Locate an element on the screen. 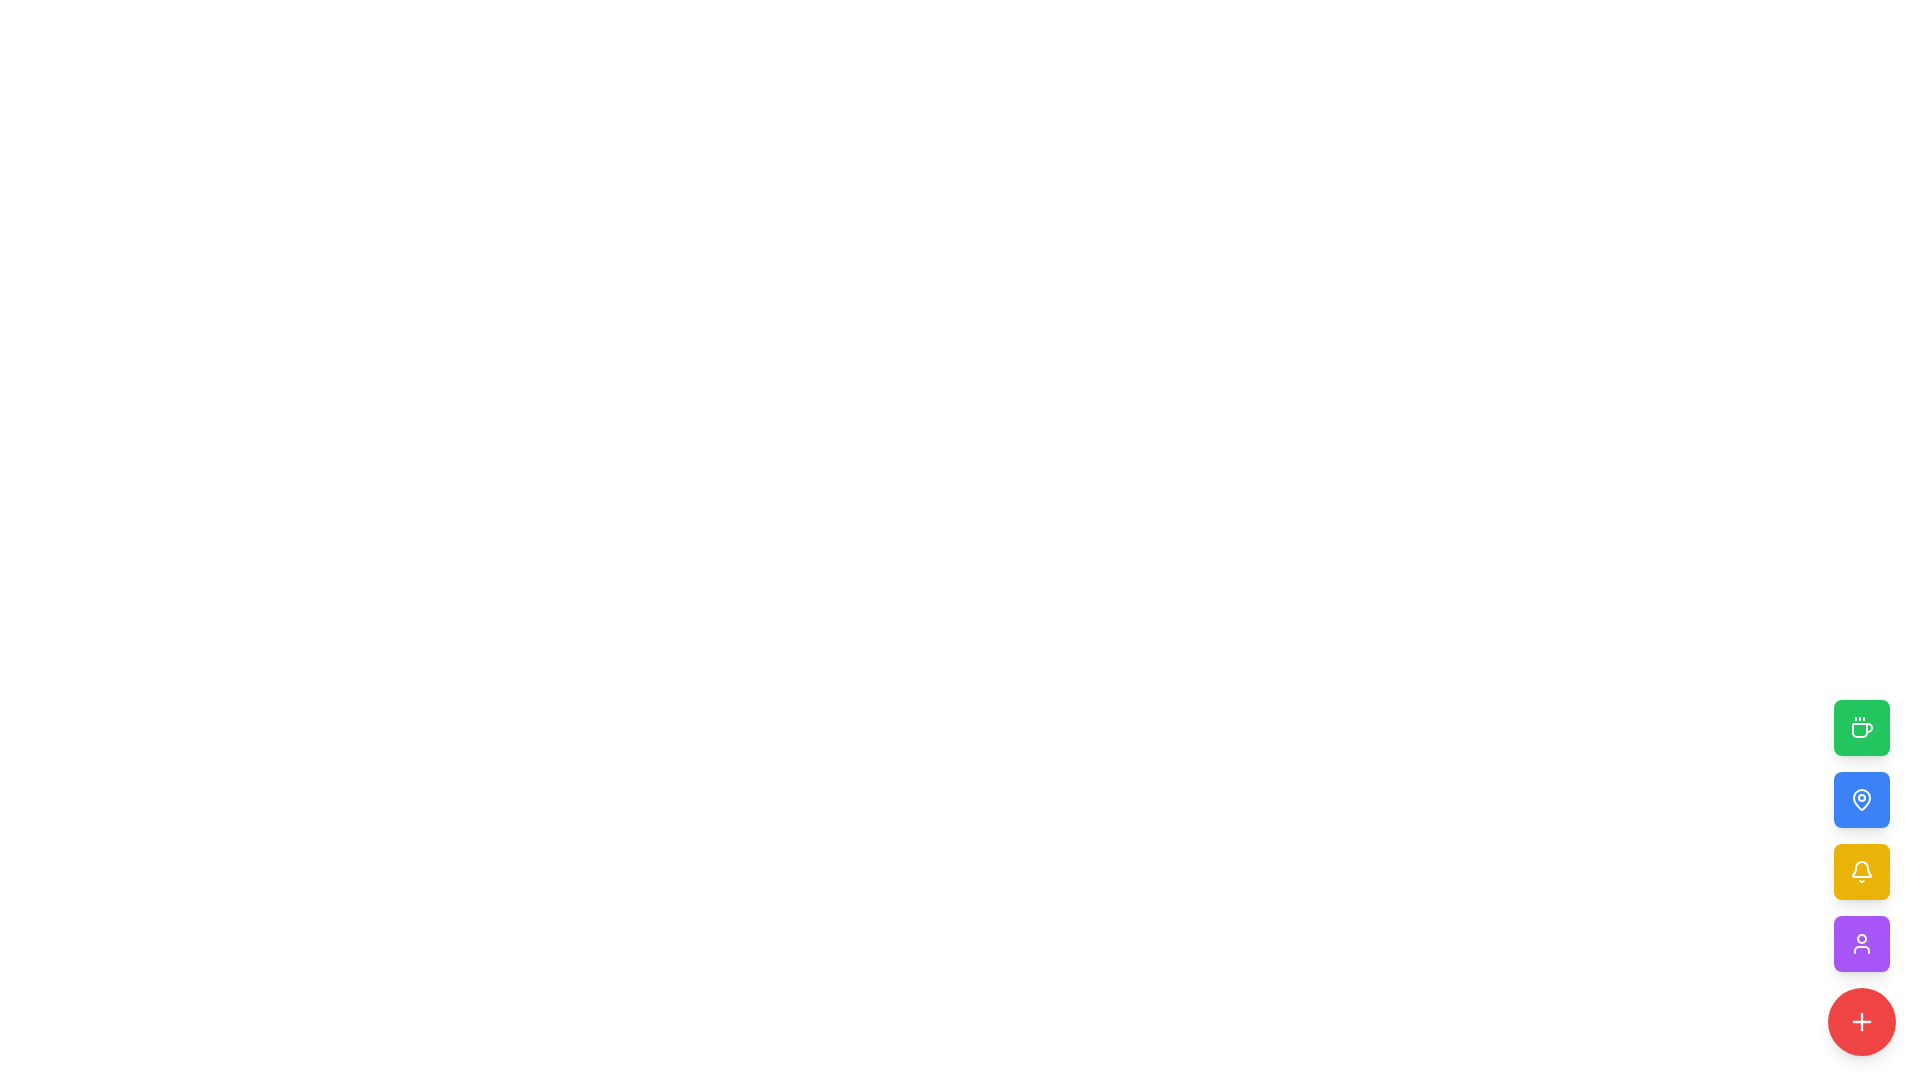  the map pin icon located below the green icon and above the yellow icon in the 'Locate Us' section is located at coordinates (1861, 798).